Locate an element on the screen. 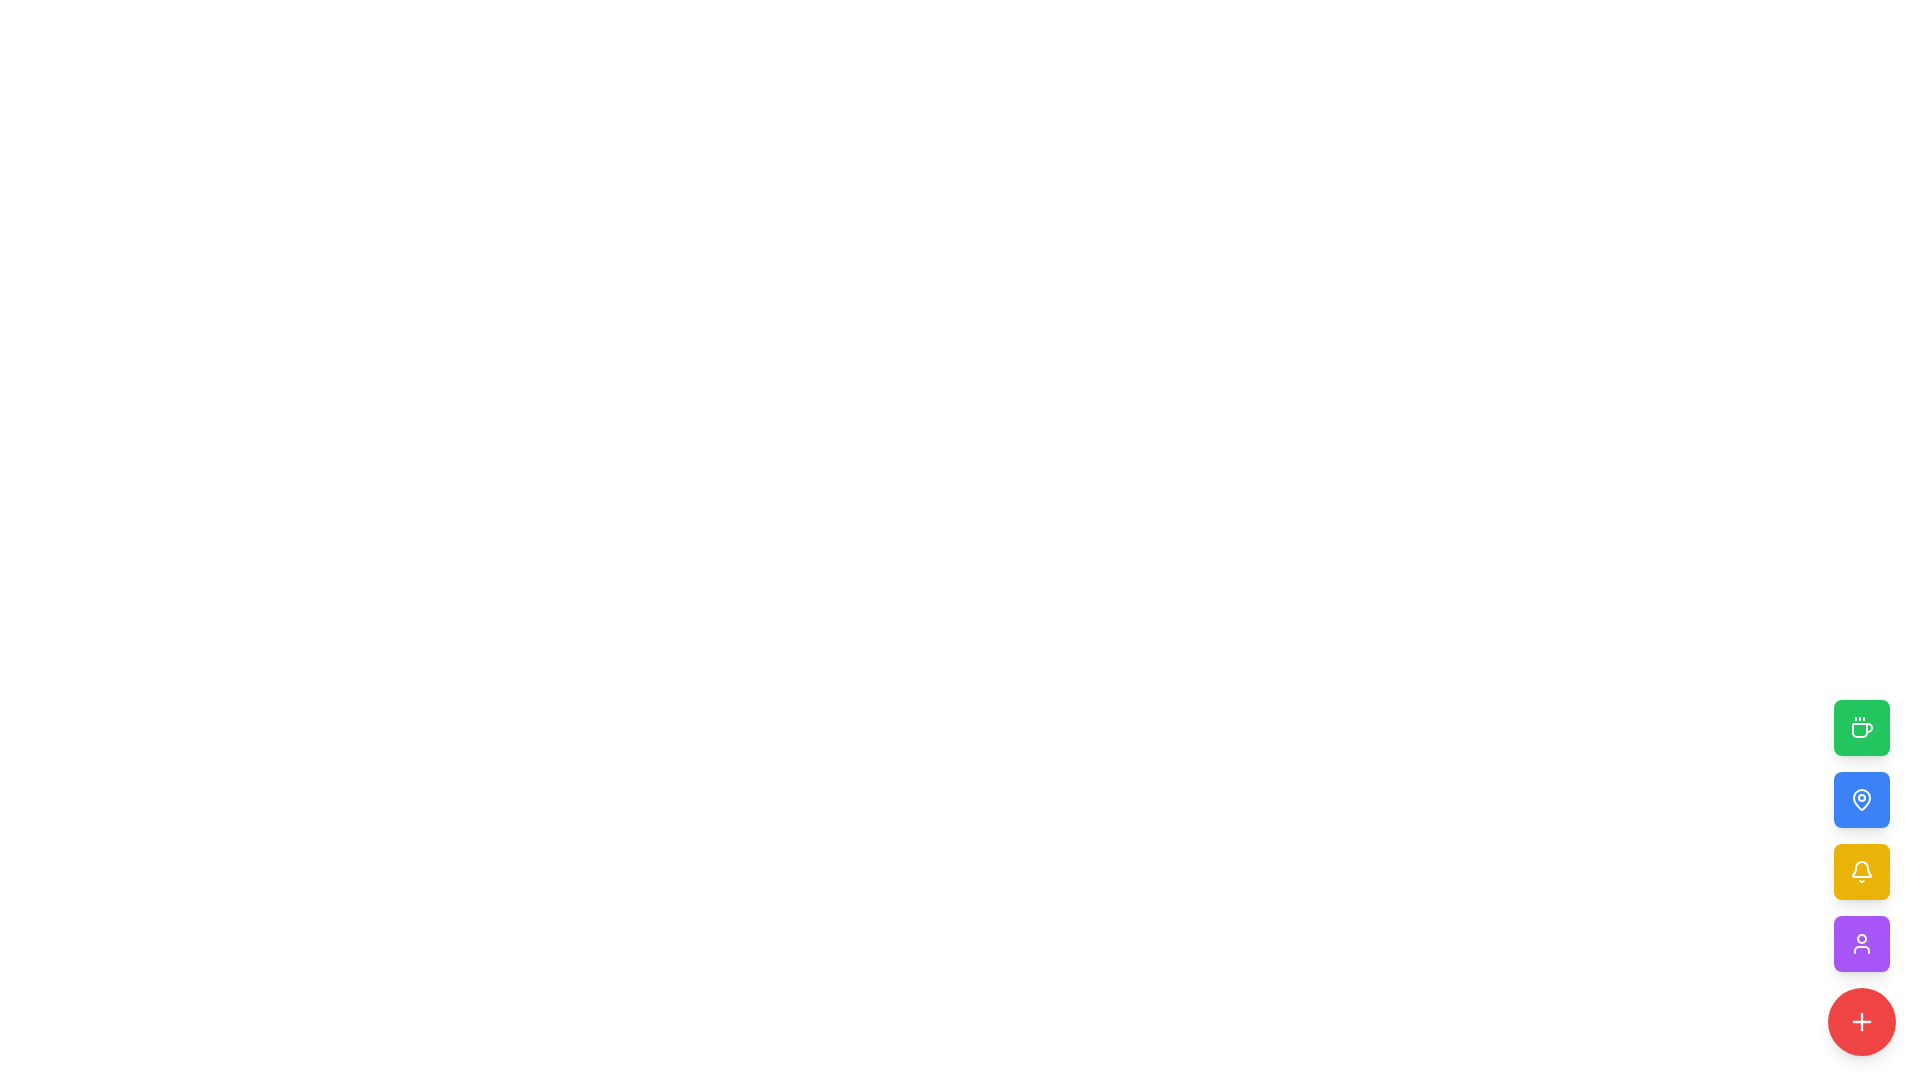  the map pin icon located below the green icon and above the yellow icon in the 'Locate Us' section is located at coordinates (1861, 798).